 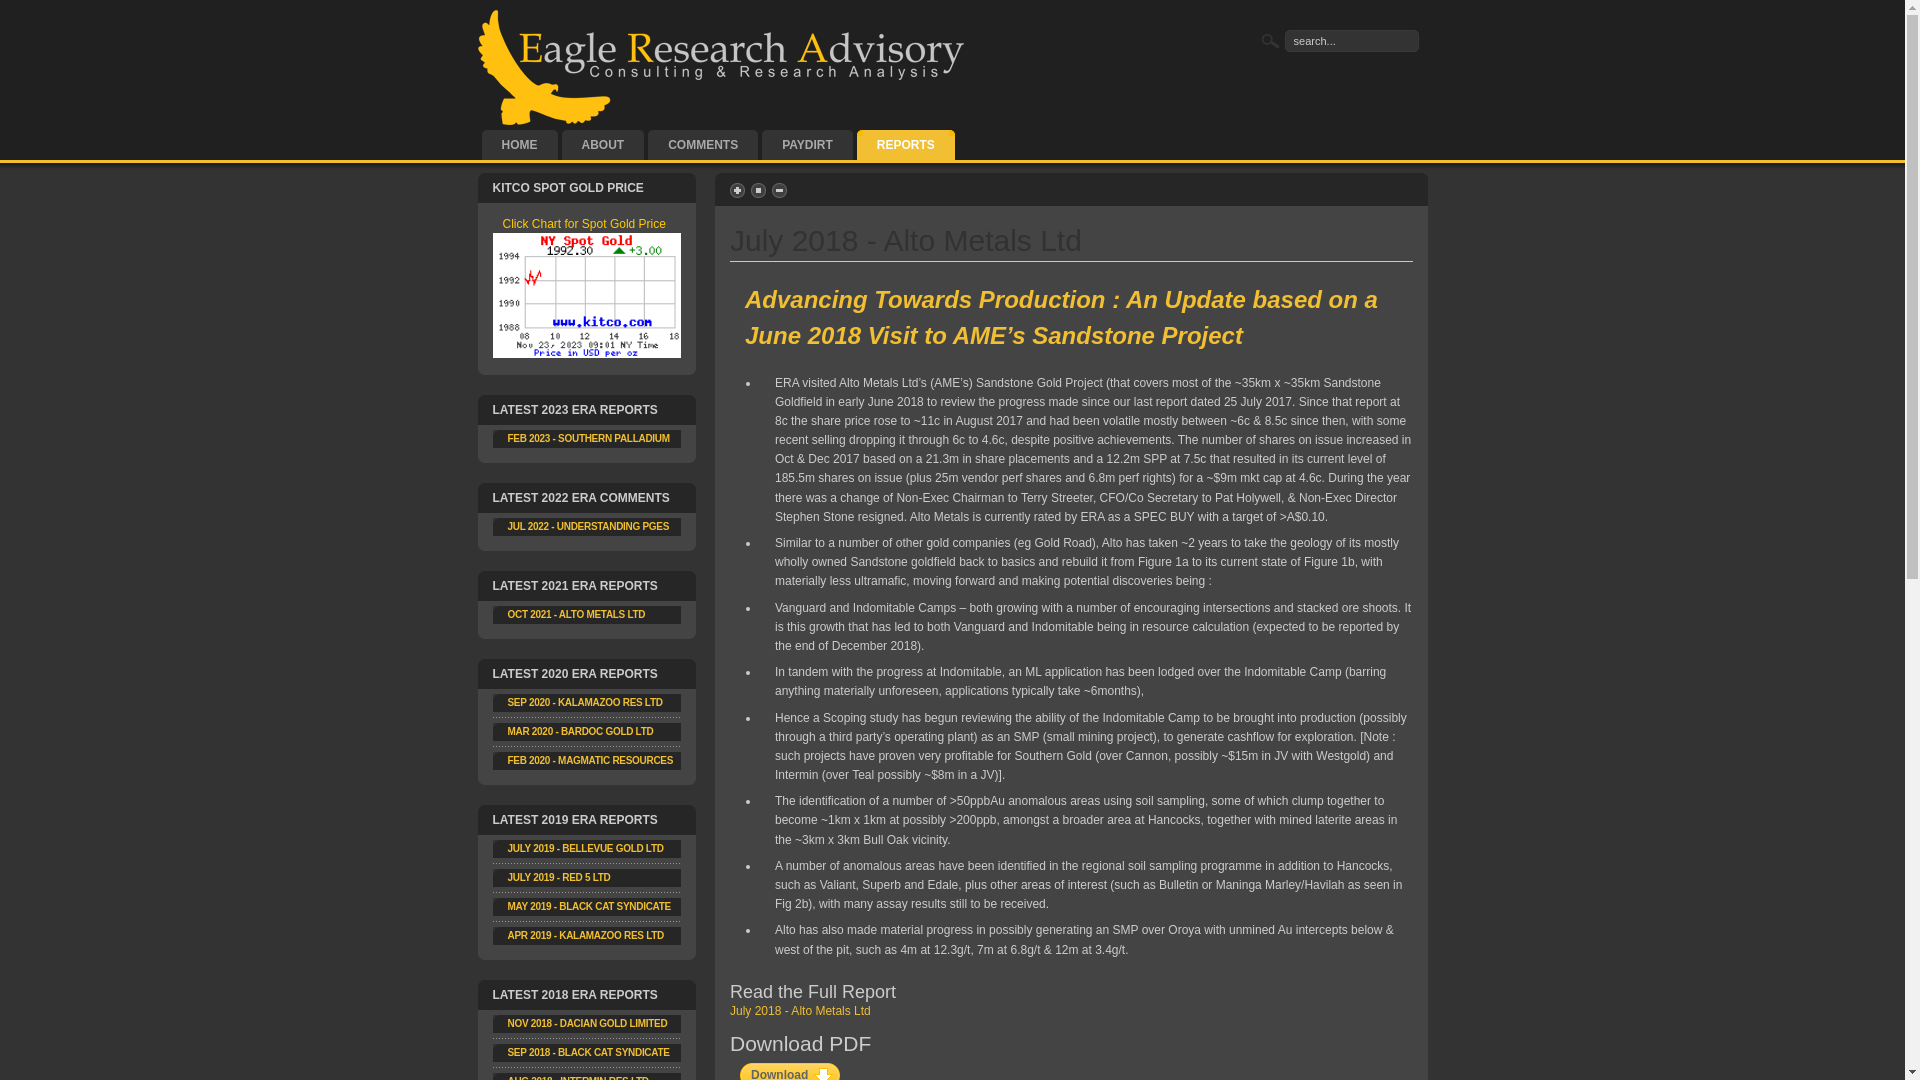 I want to click on 'APR 2019 - KALAMAZOO RES LTD', so click(x=584, y=935).